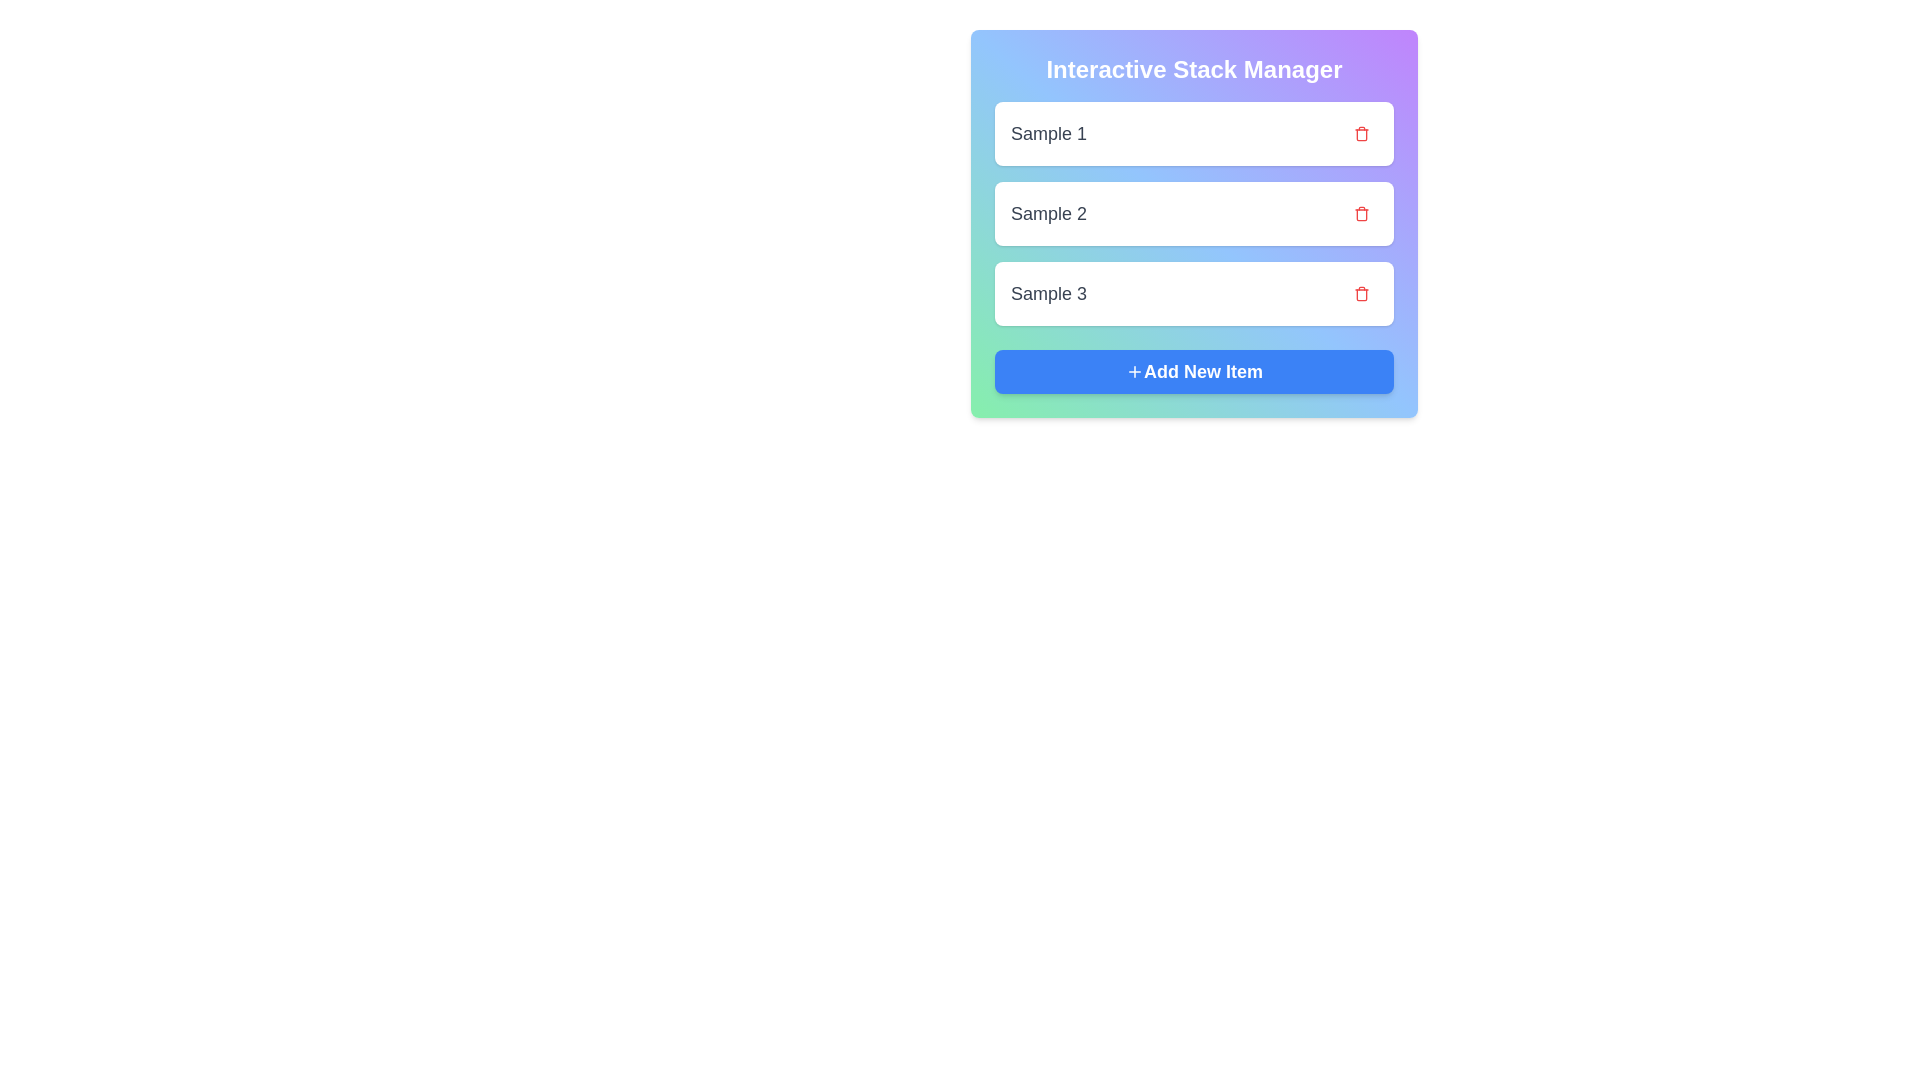 Image resolution: width=1920 pixels, height=1080 pixels. What do you see at coordinates (1361, 293) in the screenshot?
I see `the delete button located to the right of the 'Sample 3' text in the third row of the list` at bounding box center [1361, 293].